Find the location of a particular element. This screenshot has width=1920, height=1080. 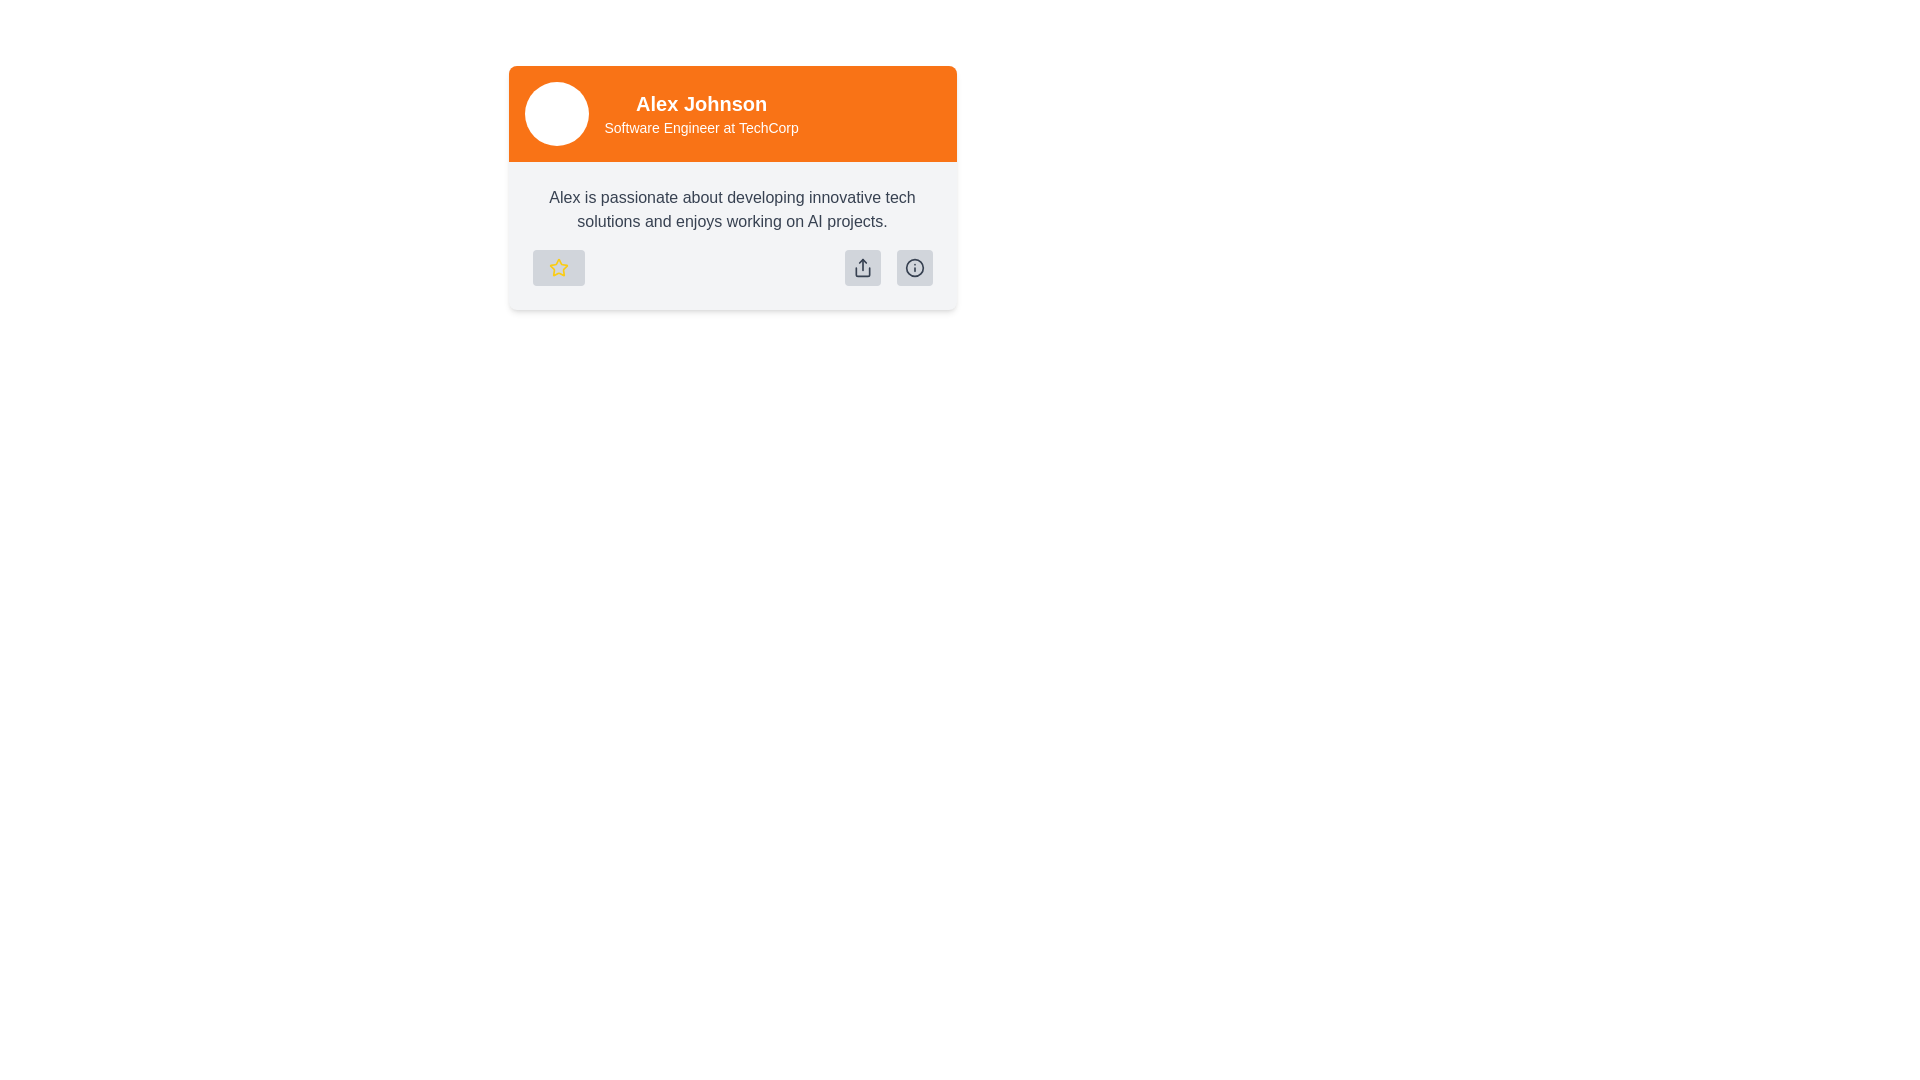

Text Label displaying the name of the individual profiled in the card, located above the text 'Software Engineer at TechCorp' is located at coordinates (701, 104).